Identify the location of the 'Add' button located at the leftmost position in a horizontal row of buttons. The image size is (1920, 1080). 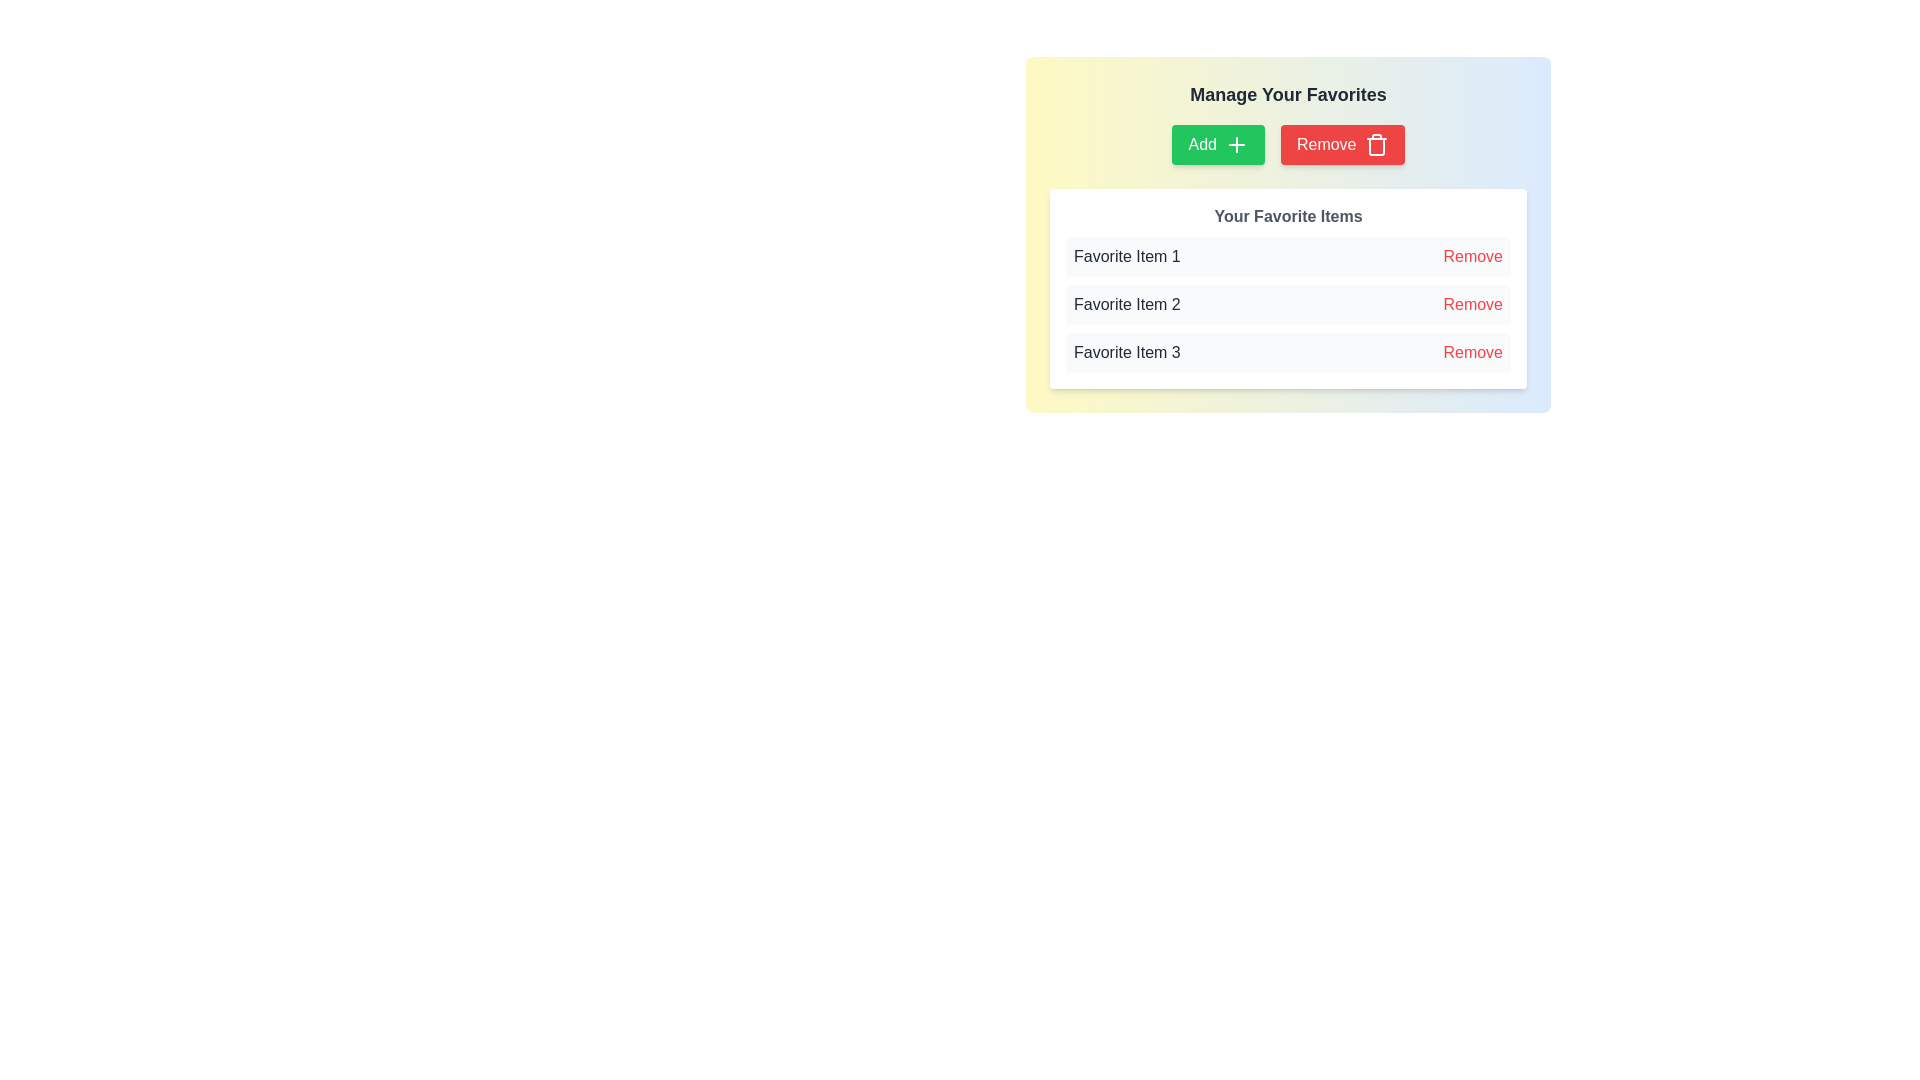
(1217, 144).